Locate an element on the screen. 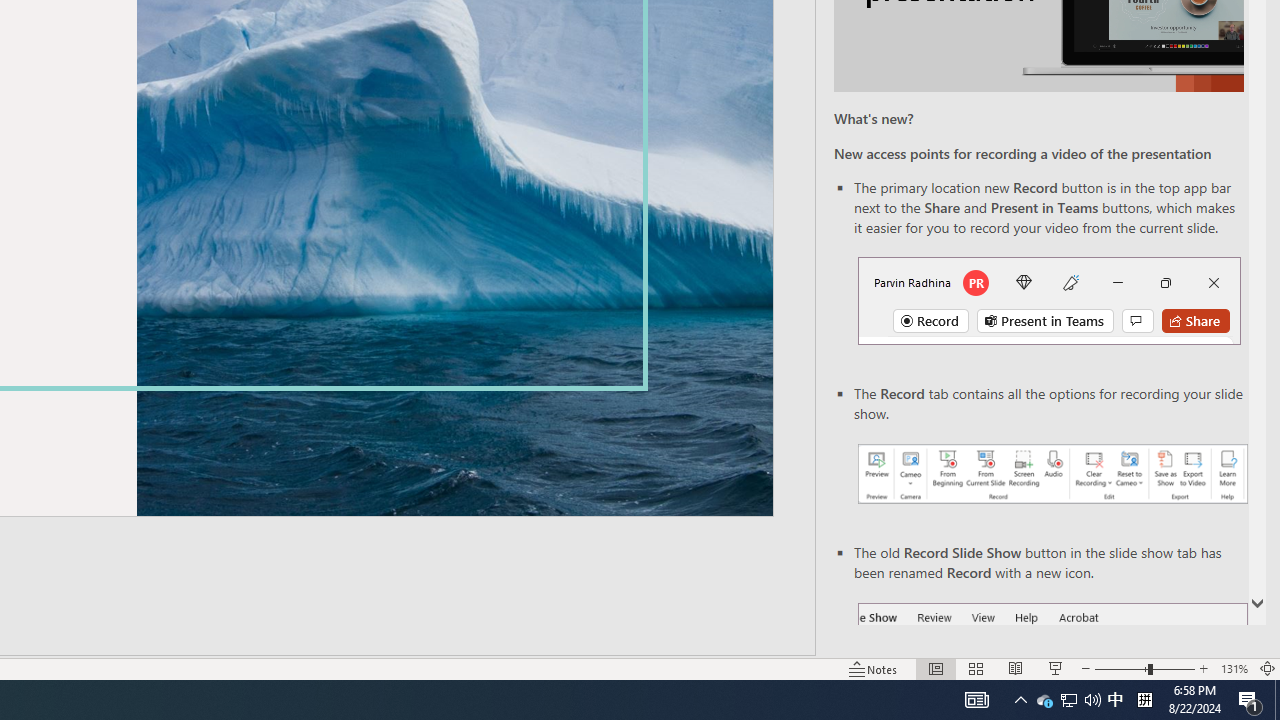 The height and width of the screenshot is (720, 1280). 'Zoom to Fit ' is located at coordinates (1266, 669).